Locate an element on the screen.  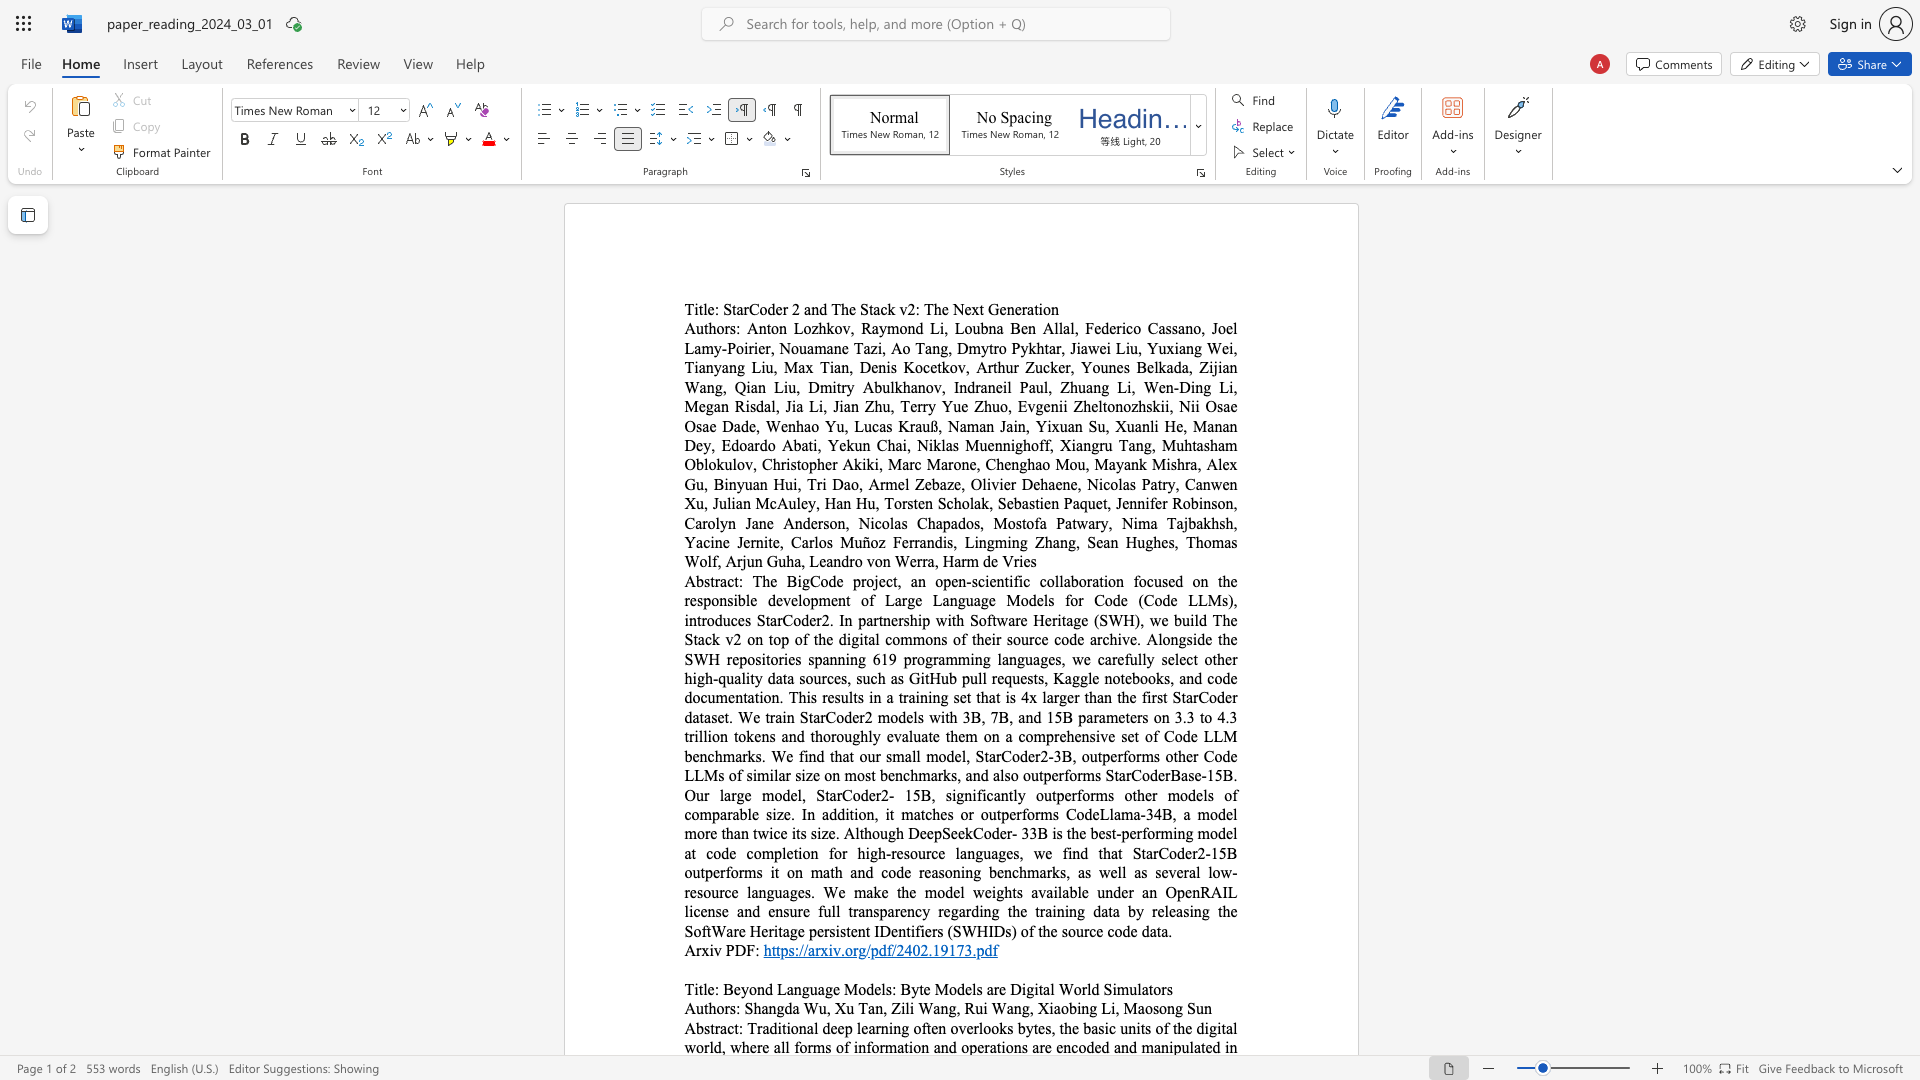
the subset text "tra" within the text "Abstract:" is located at coordinates (710, 1028).